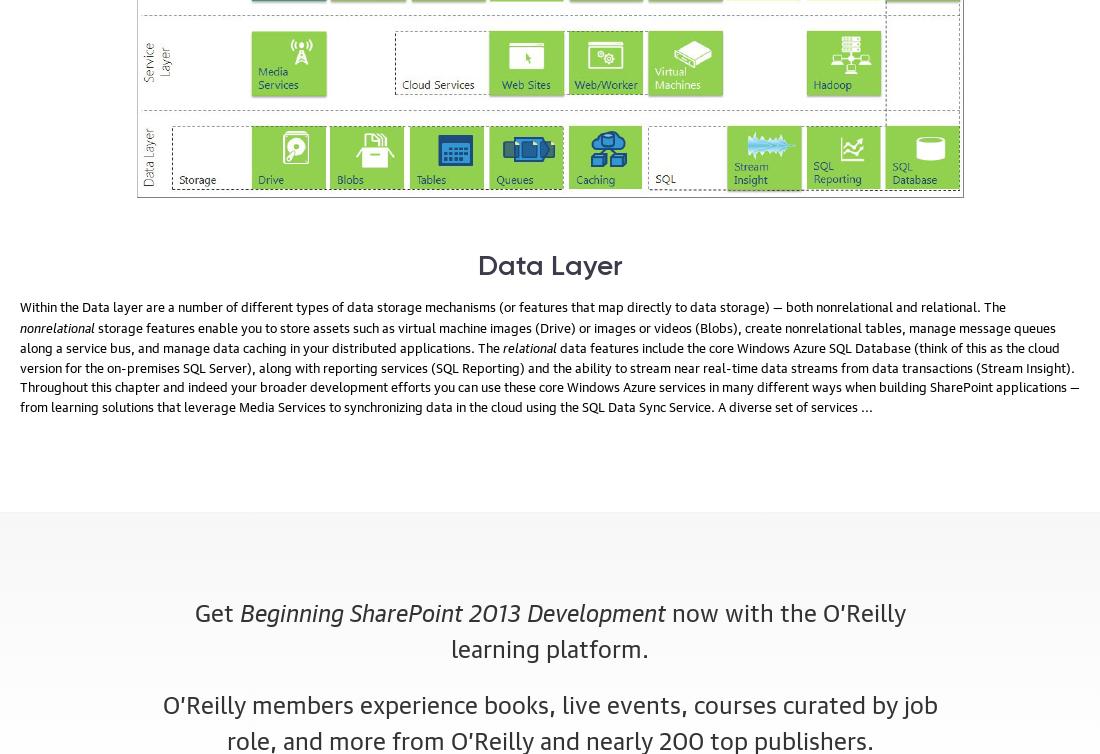  Describe the element at coordinates (450, 608) in the screenshot. I see `'Beginning SharePoint 2013 Development'` at that location.